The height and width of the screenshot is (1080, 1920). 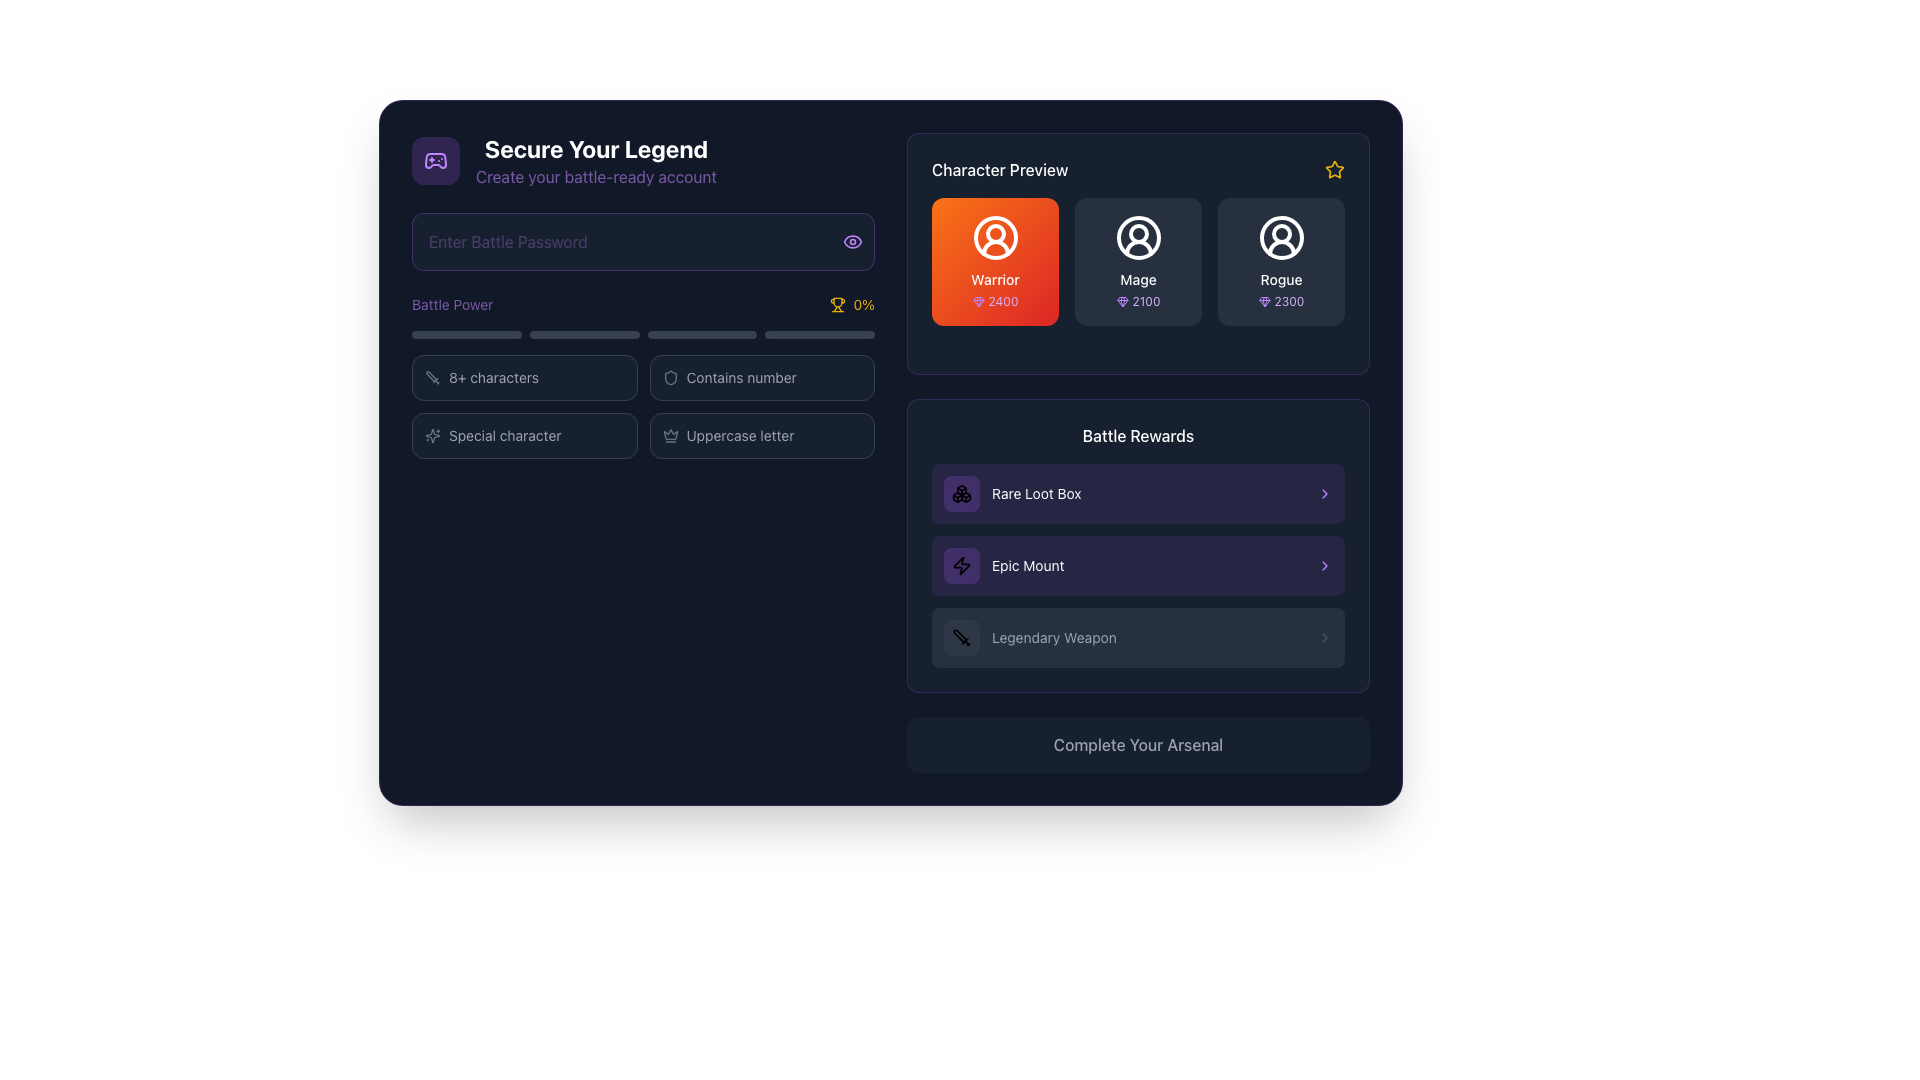 I want to click on the right-pointing chevron icon with a purple border, located at the far-right of the 'Rare Loot Box' card, so click(x=1324, y=493).